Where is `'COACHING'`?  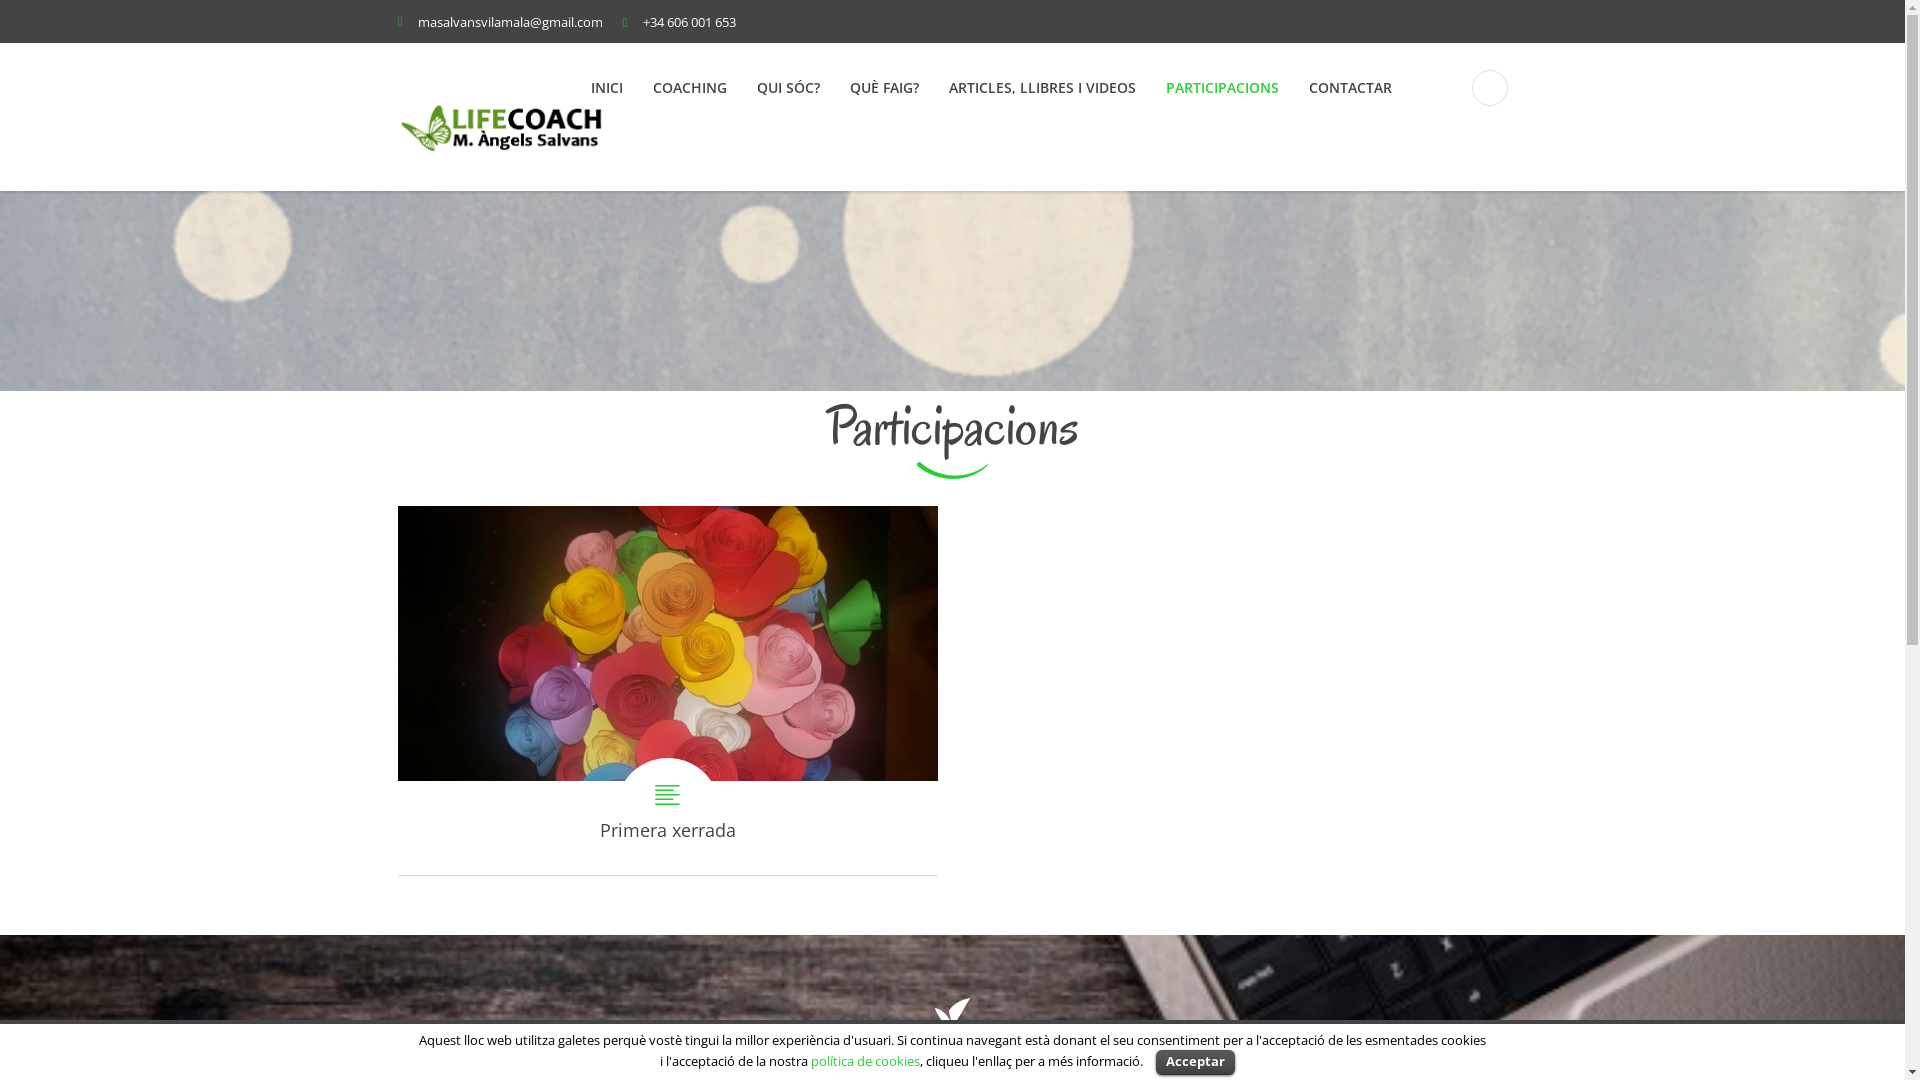 'COACHING' is located at coordinates (652, 86).